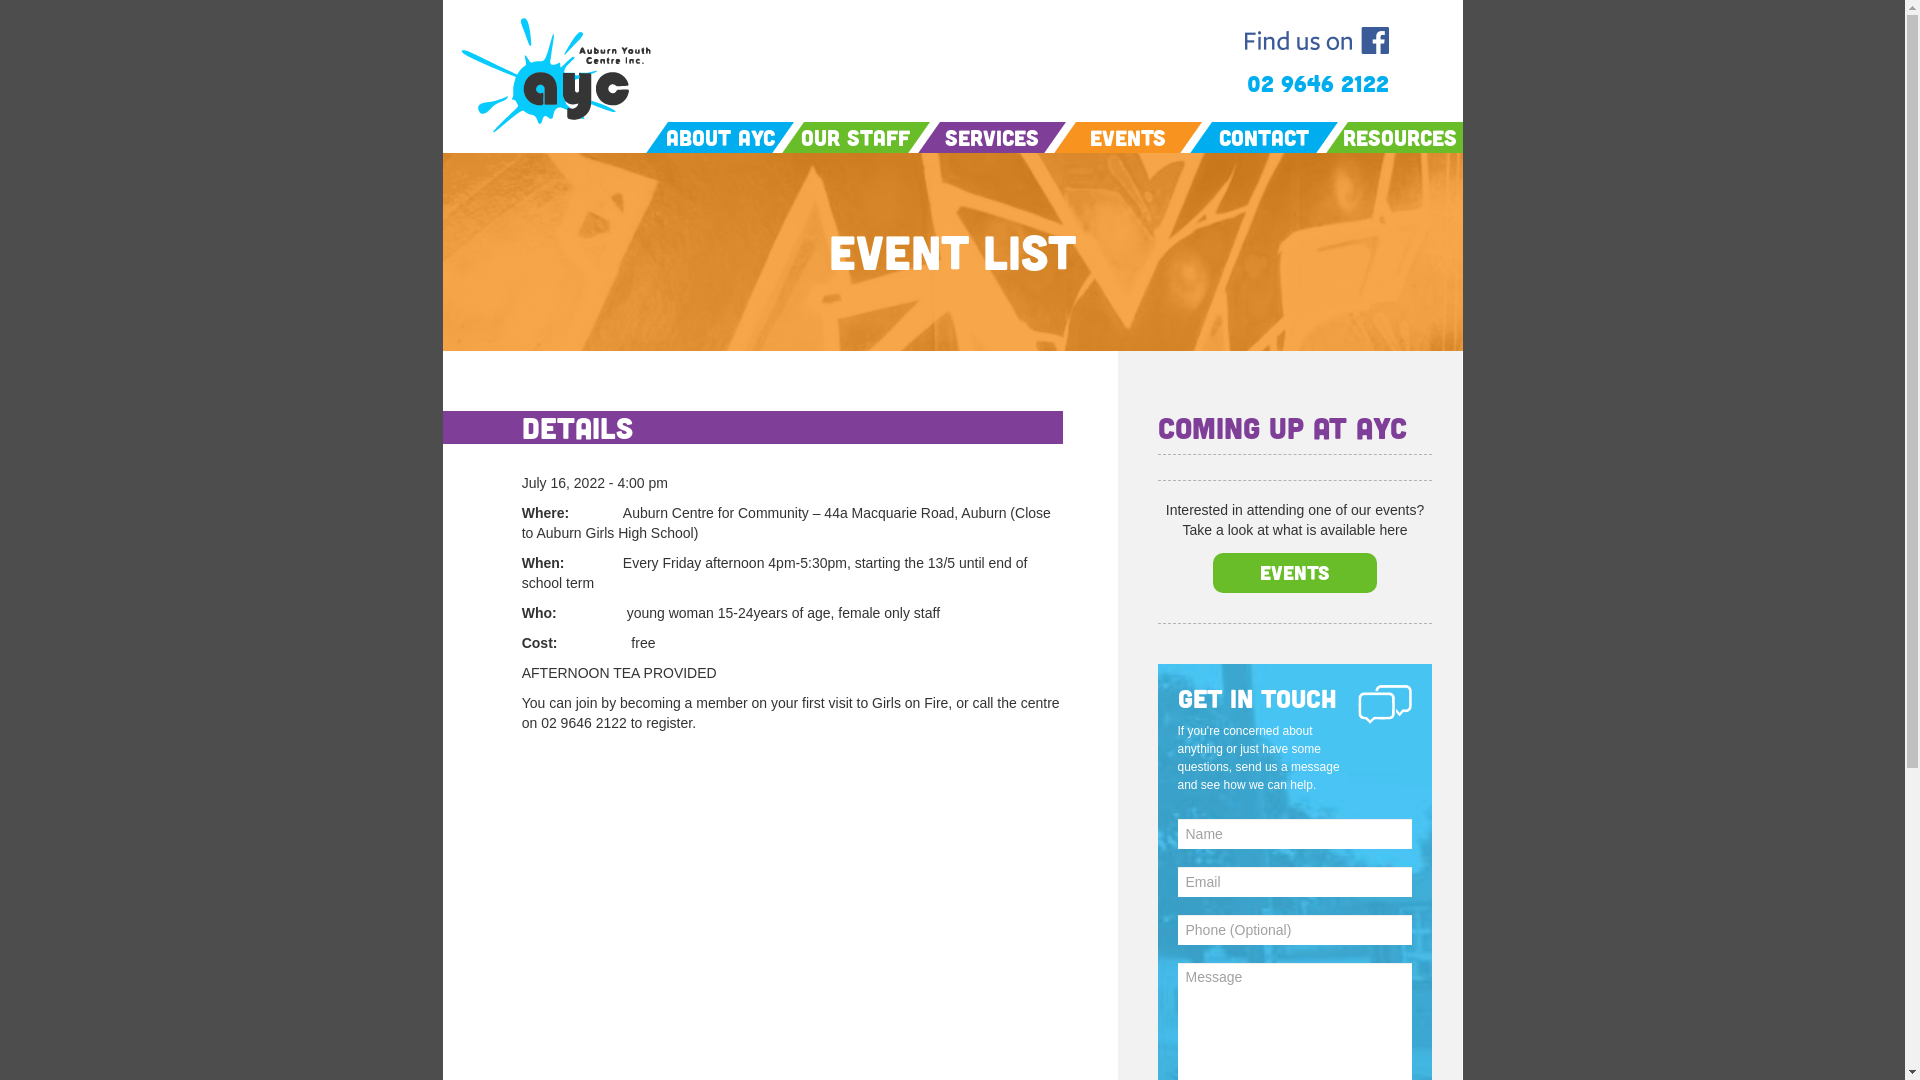 This screenshot has height=1080, width=1920. I want to click on 'Our Staff', so click(855, 136).